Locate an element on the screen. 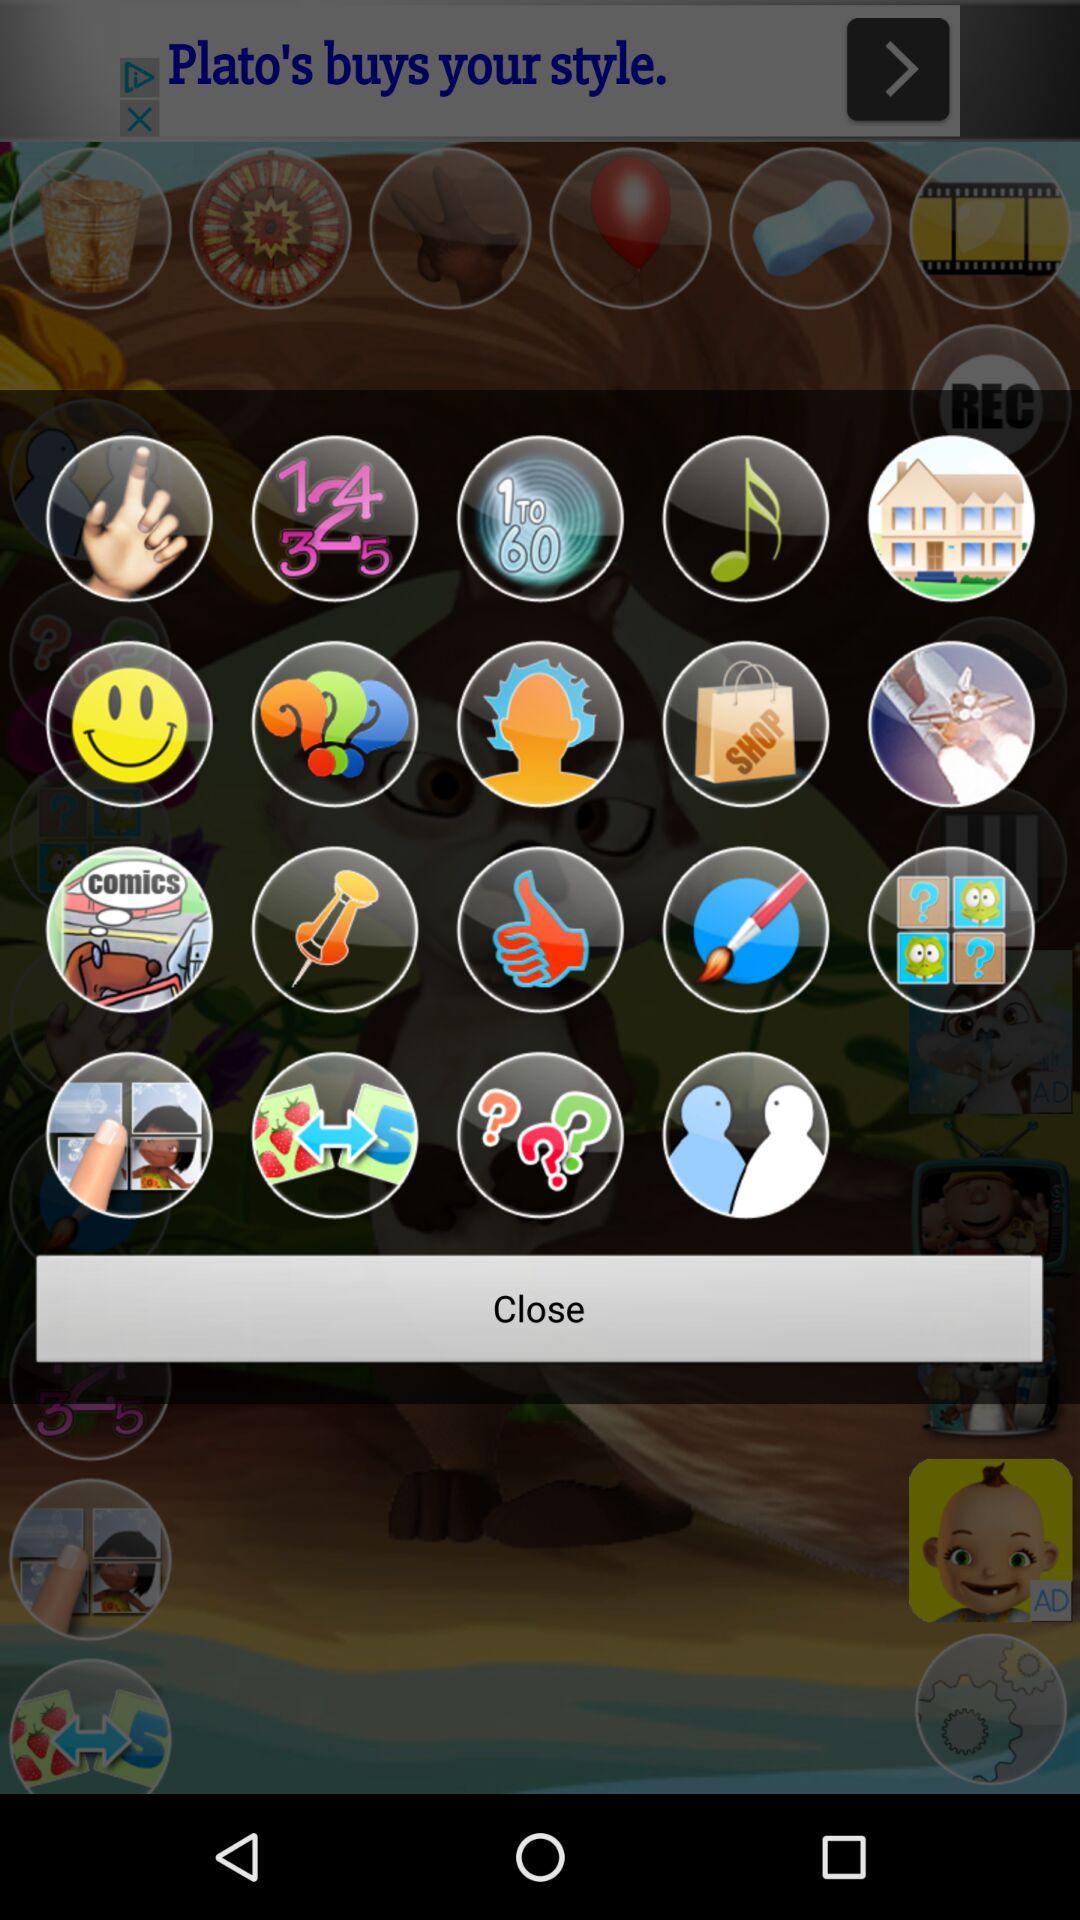 The image size is (1080, 1920). pin something is located at coordinates (333, 929).